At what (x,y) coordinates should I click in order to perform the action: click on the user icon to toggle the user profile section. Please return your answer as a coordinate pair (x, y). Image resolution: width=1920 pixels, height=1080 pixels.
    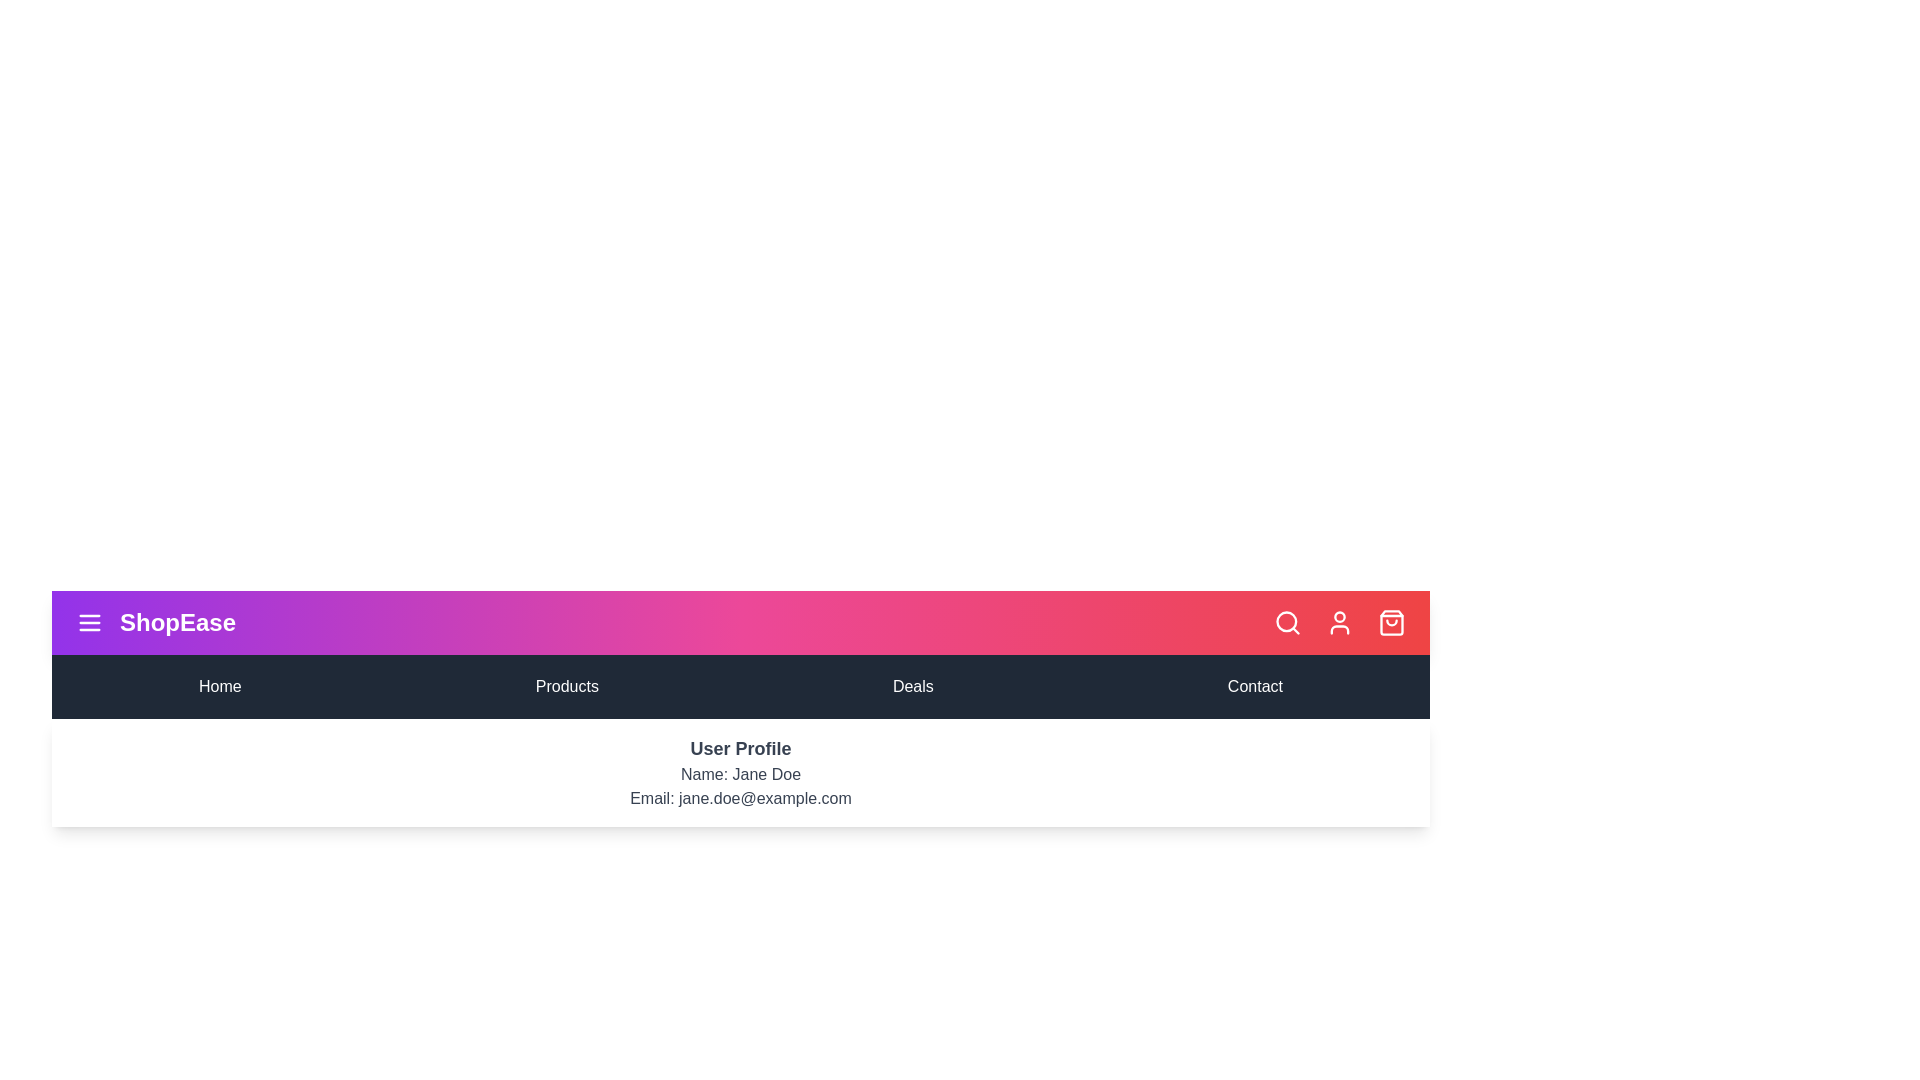
    Looking at the image, I should click on (1339, 622).